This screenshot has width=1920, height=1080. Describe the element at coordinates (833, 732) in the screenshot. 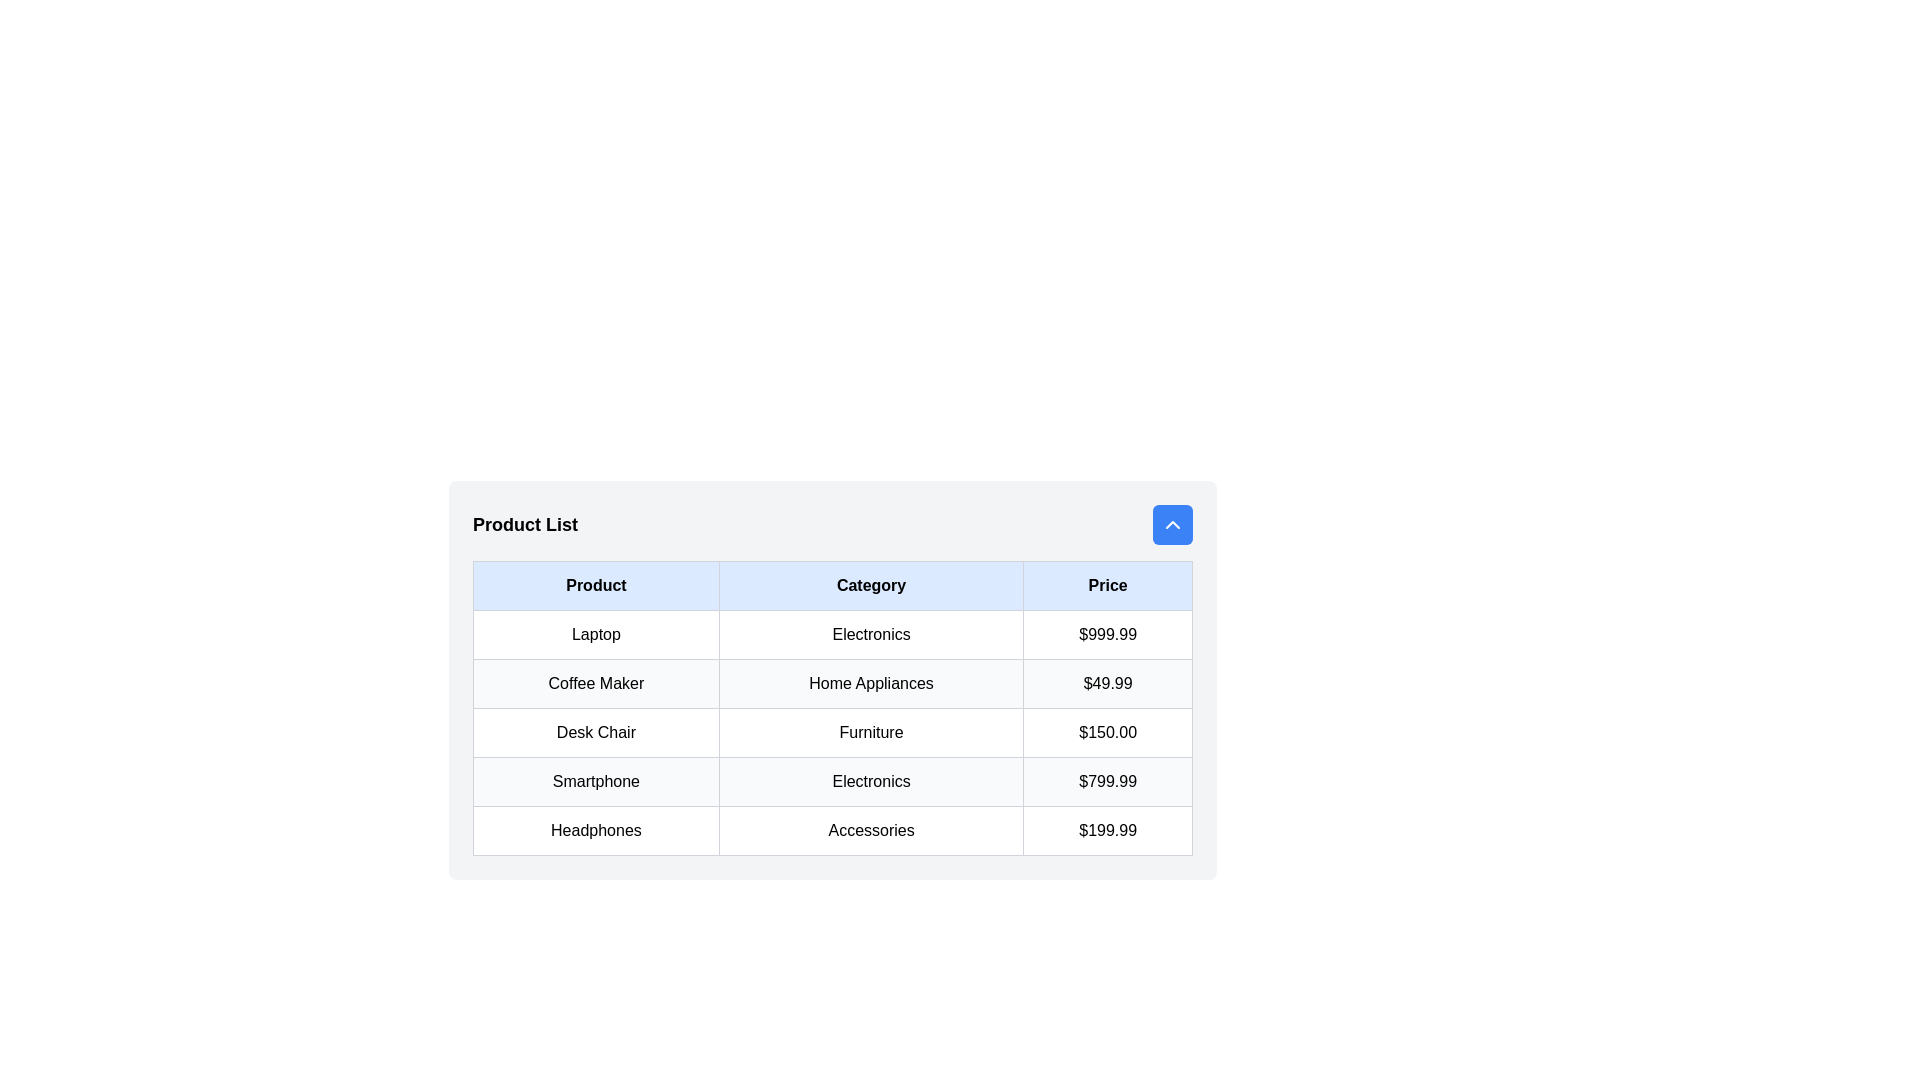

I see `to select the third row in the 'Product List' table, which provides information about a specific product, positioned between 'Coffee Maker' and 'Smartphone'` at that location.